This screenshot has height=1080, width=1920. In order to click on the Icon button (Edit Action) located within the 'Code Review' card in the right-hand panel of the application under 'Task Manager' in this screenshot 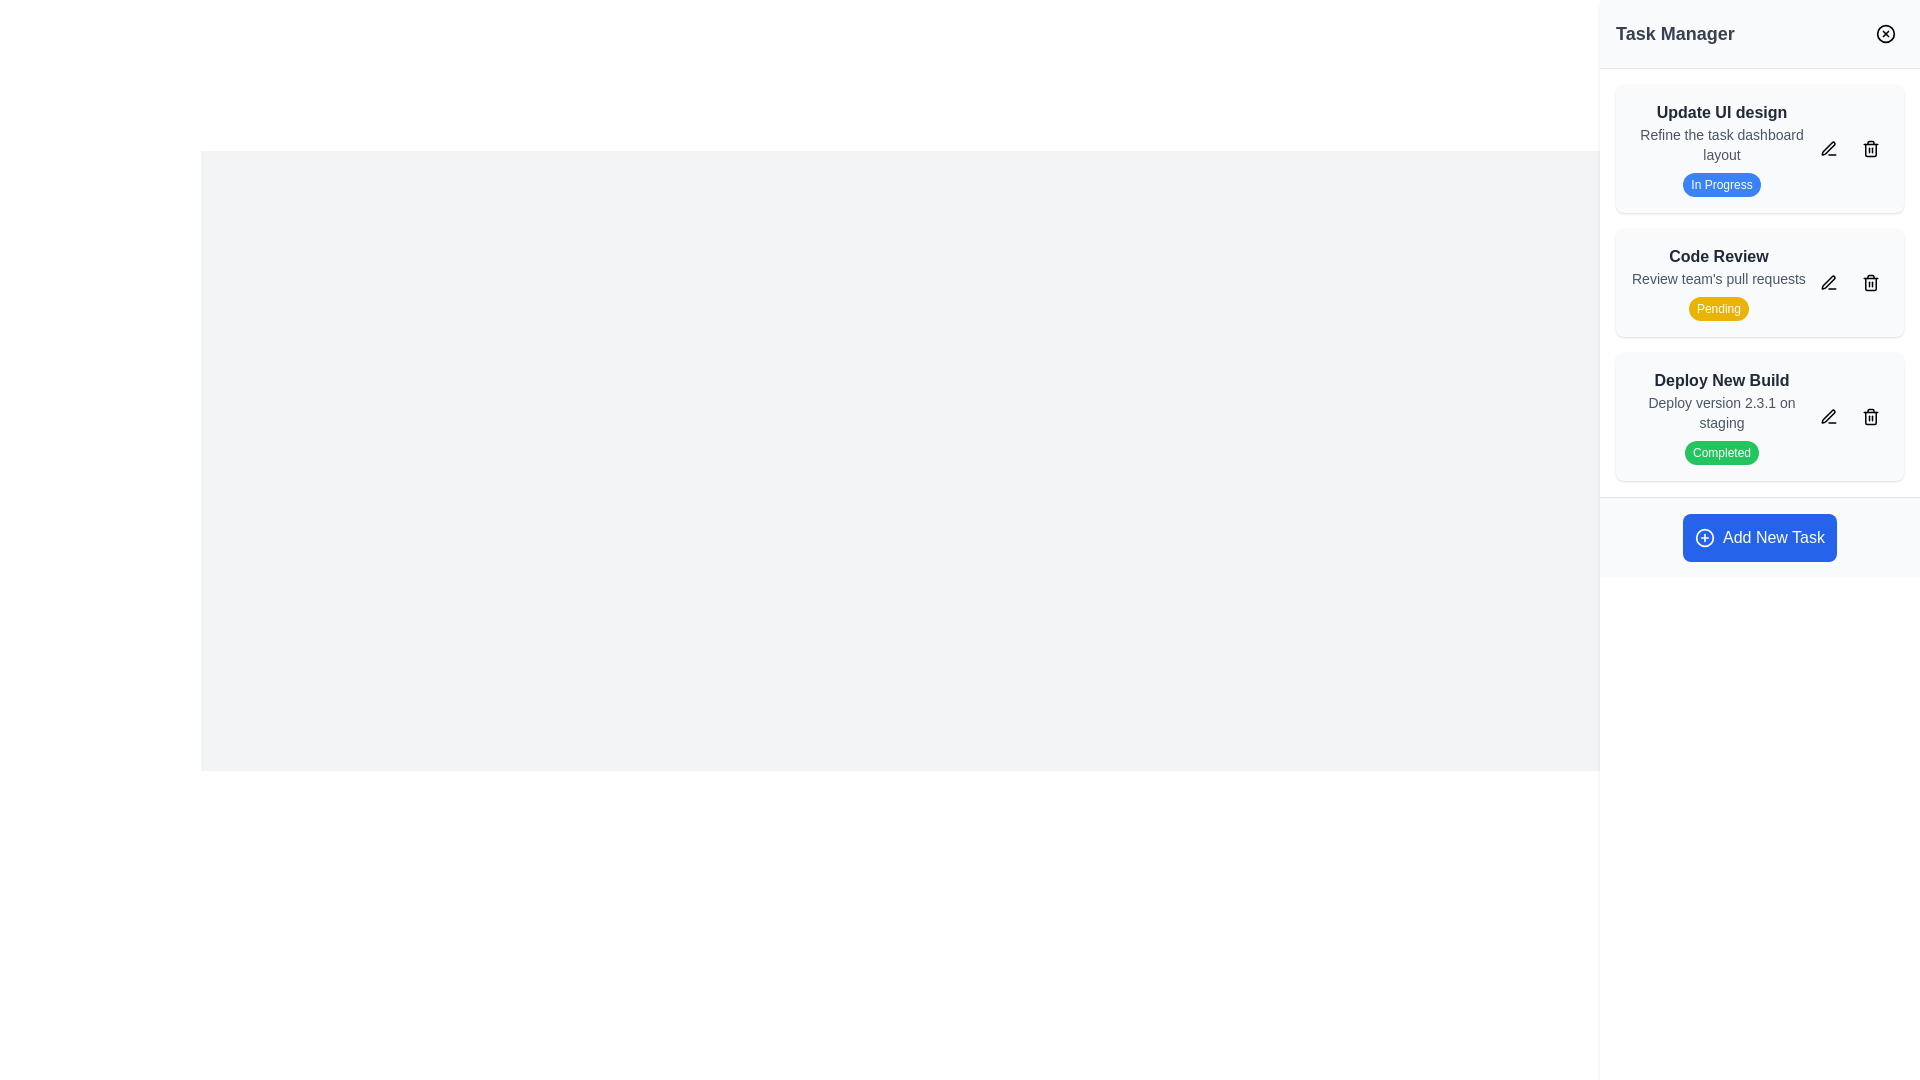, I will do `click(1828, 282)`.